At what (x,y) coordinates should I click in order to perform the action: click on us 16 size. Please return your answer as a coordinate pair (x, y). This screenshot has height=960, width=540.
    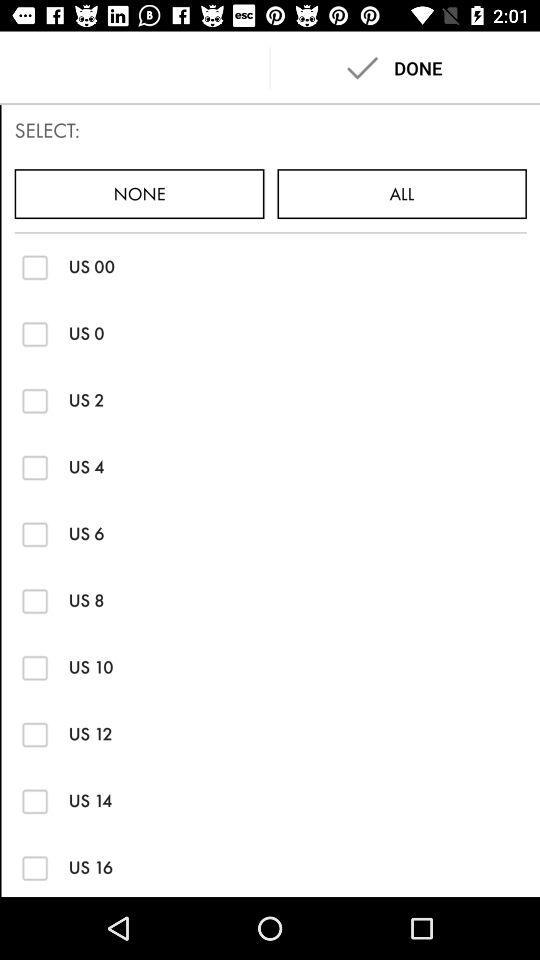
    Looking at the image, I should click on (35, 866).